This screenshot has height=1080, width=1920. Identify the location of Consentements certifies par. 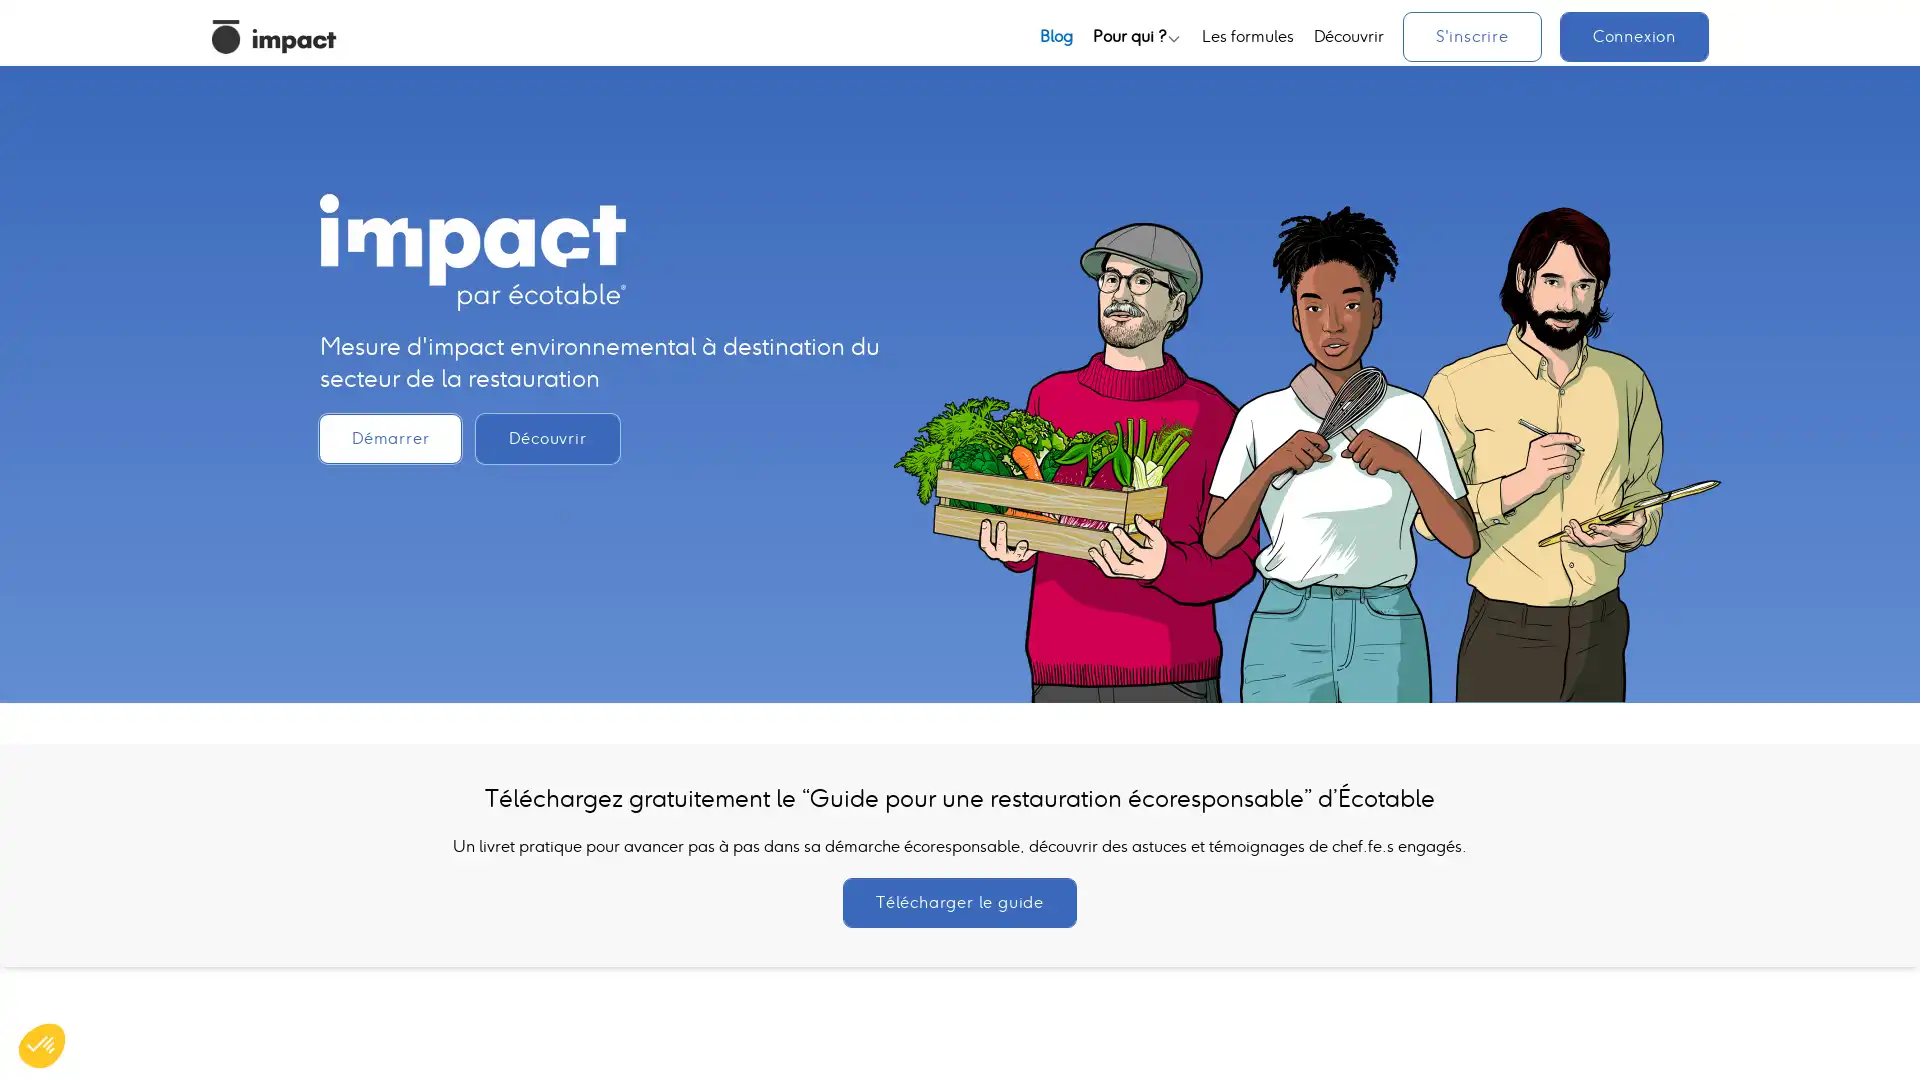
(229, 944).